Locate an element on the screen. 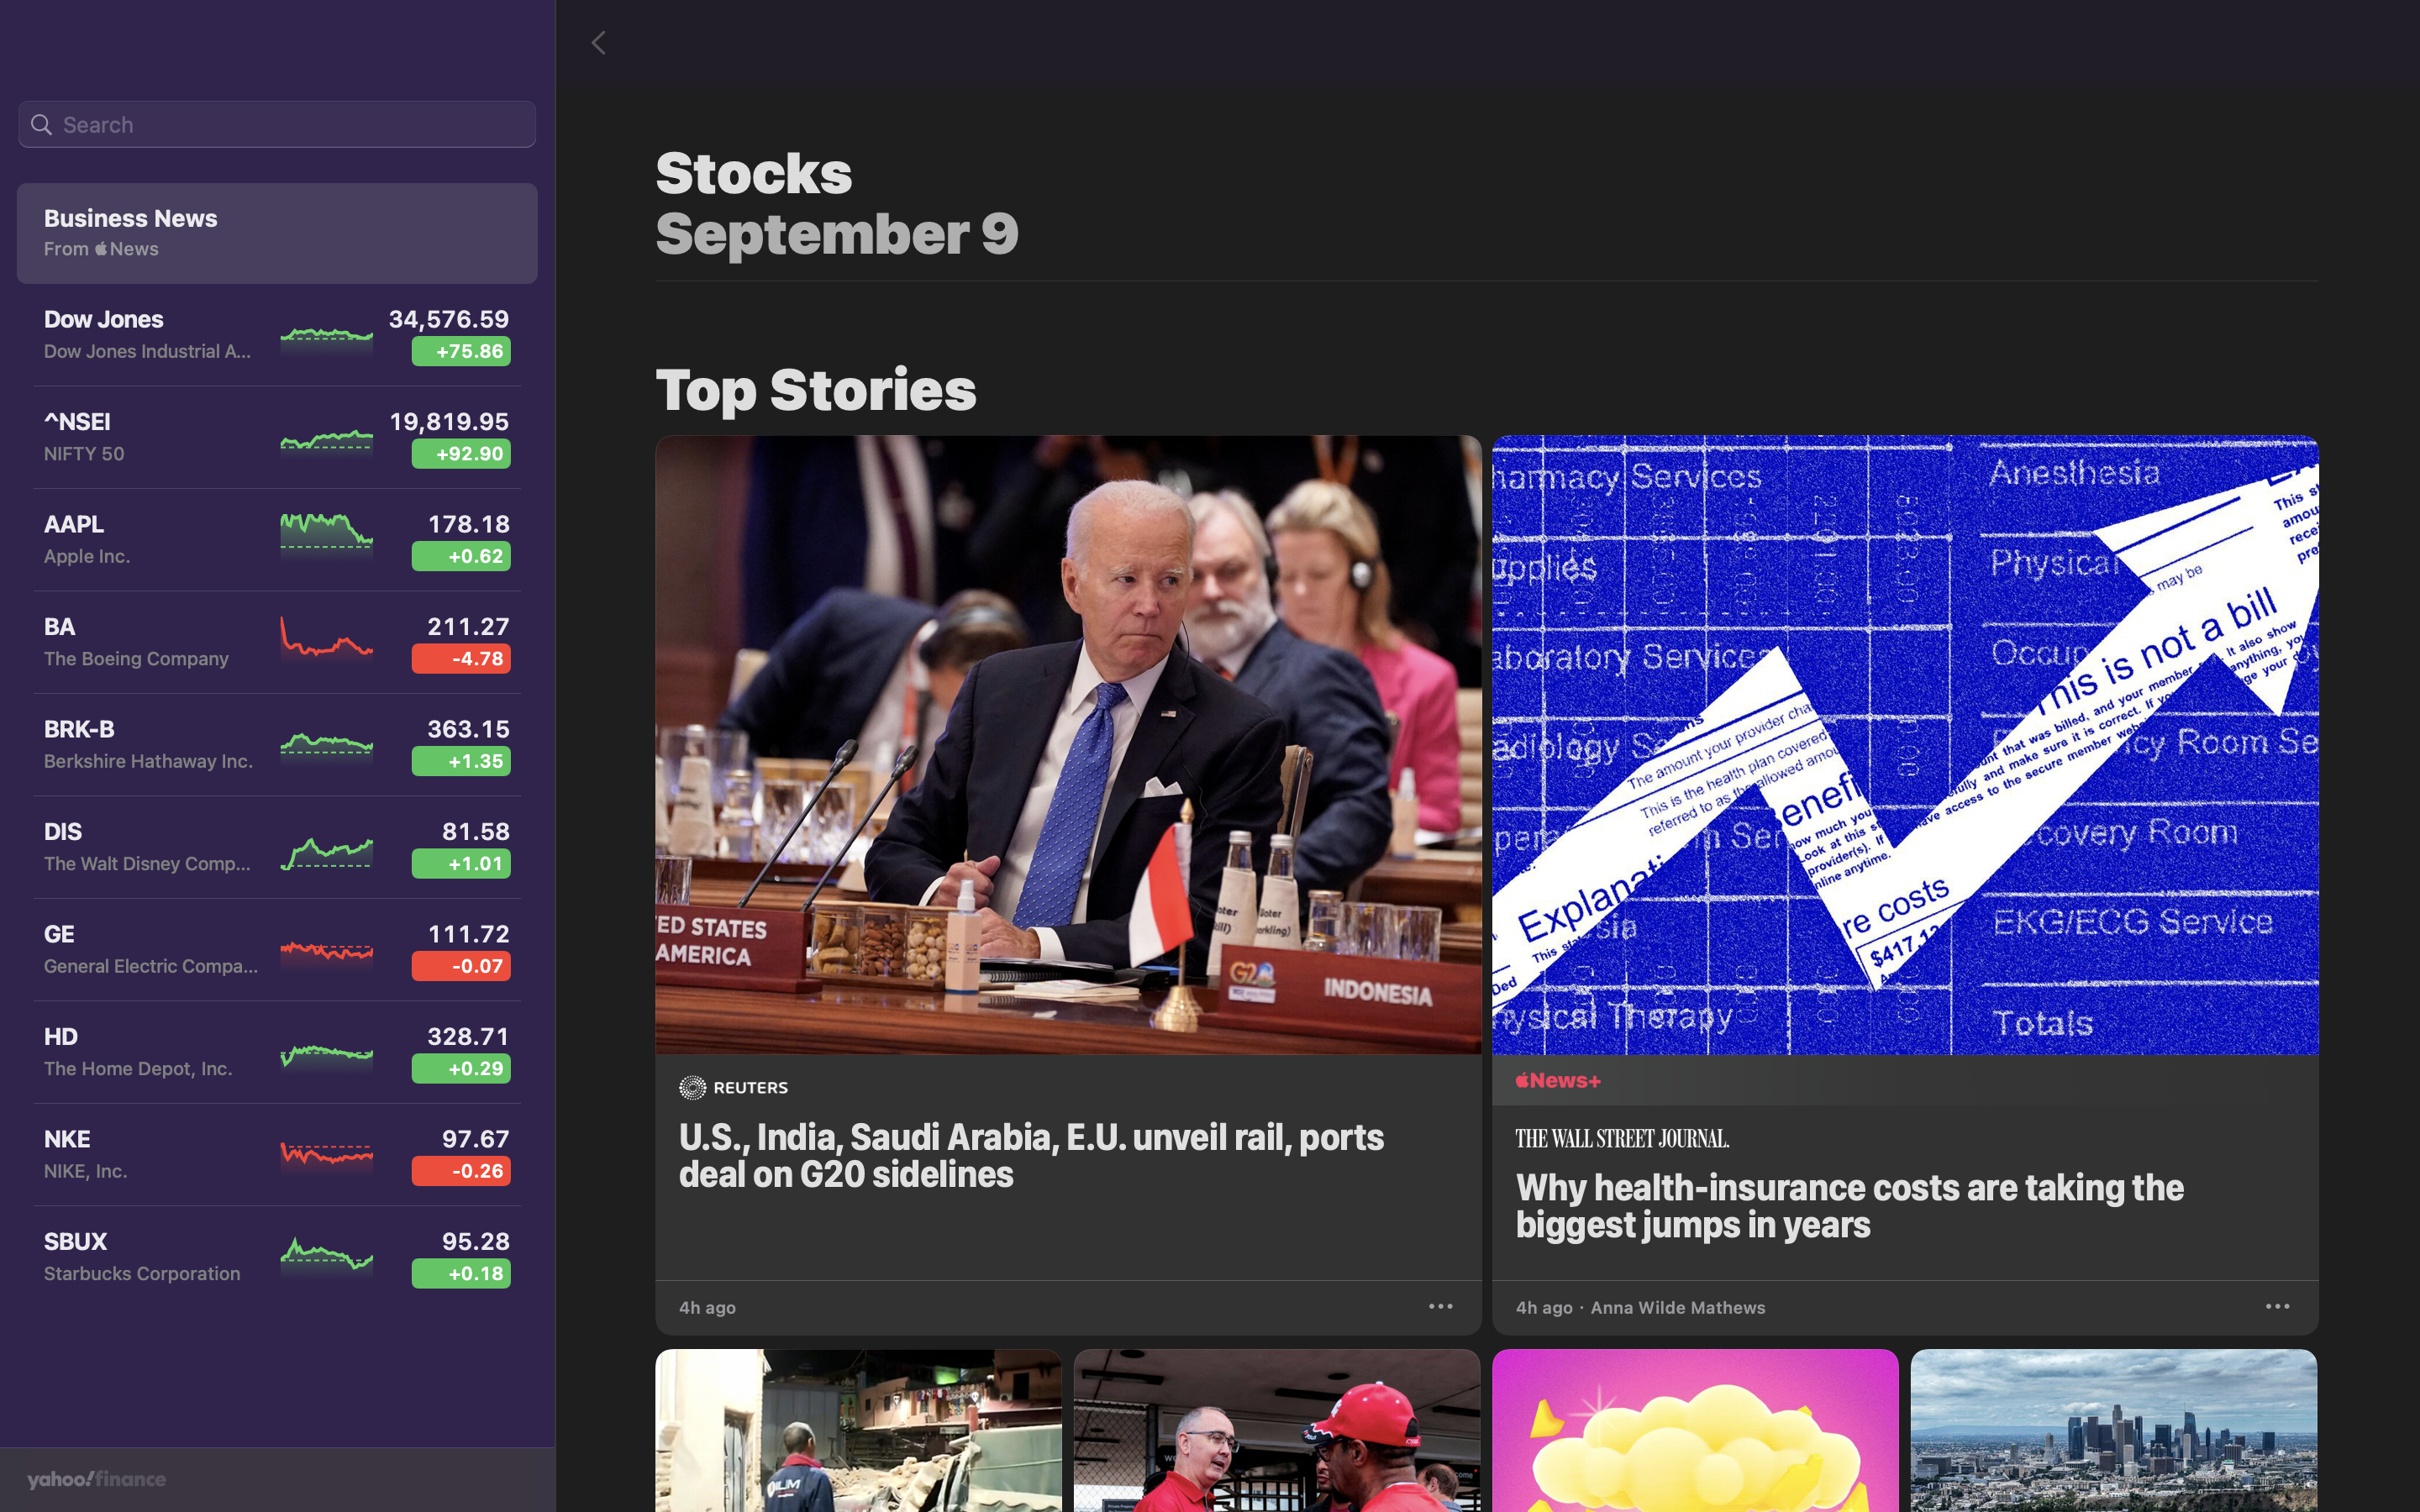 The image size is (2420, 1512). the Home Depot stock for getting more info is located at coordinates (271, 1056).